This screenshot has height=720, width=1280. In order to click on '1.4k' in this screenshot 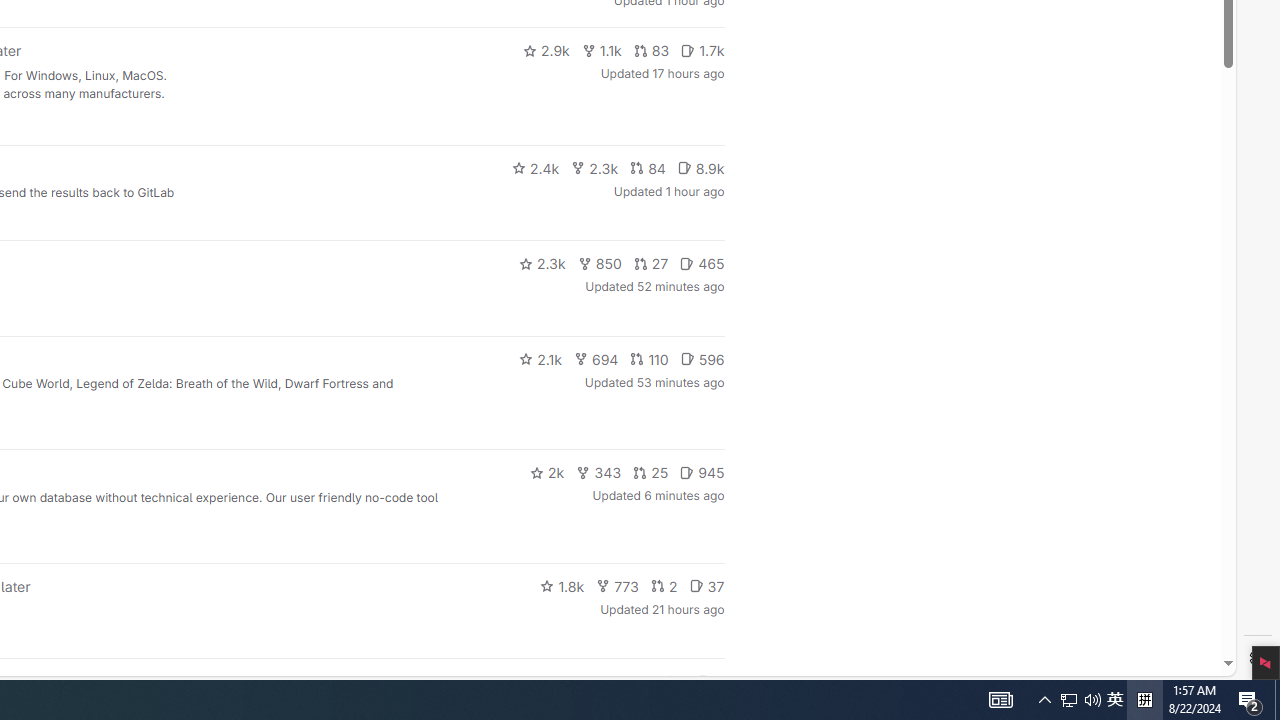, I will do `click(572, 680)`.